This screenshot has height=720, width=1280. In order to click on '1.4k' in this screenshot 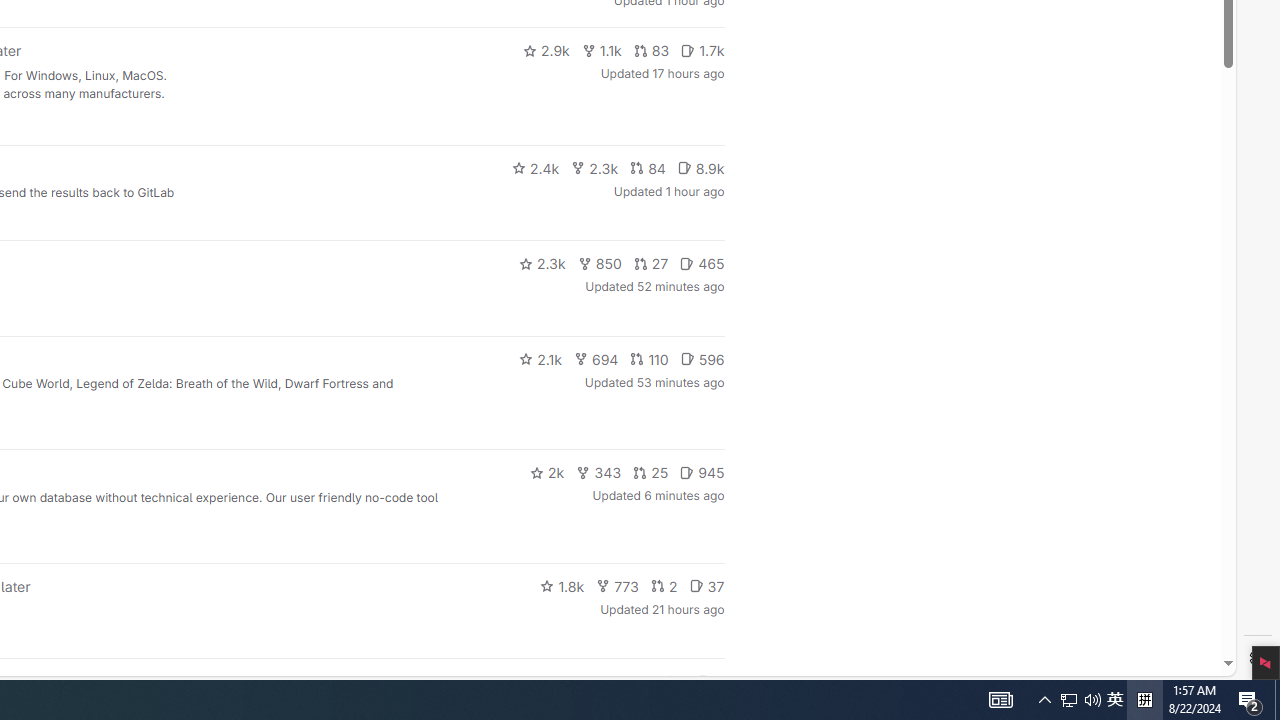, I will do `click(572, 680)`.